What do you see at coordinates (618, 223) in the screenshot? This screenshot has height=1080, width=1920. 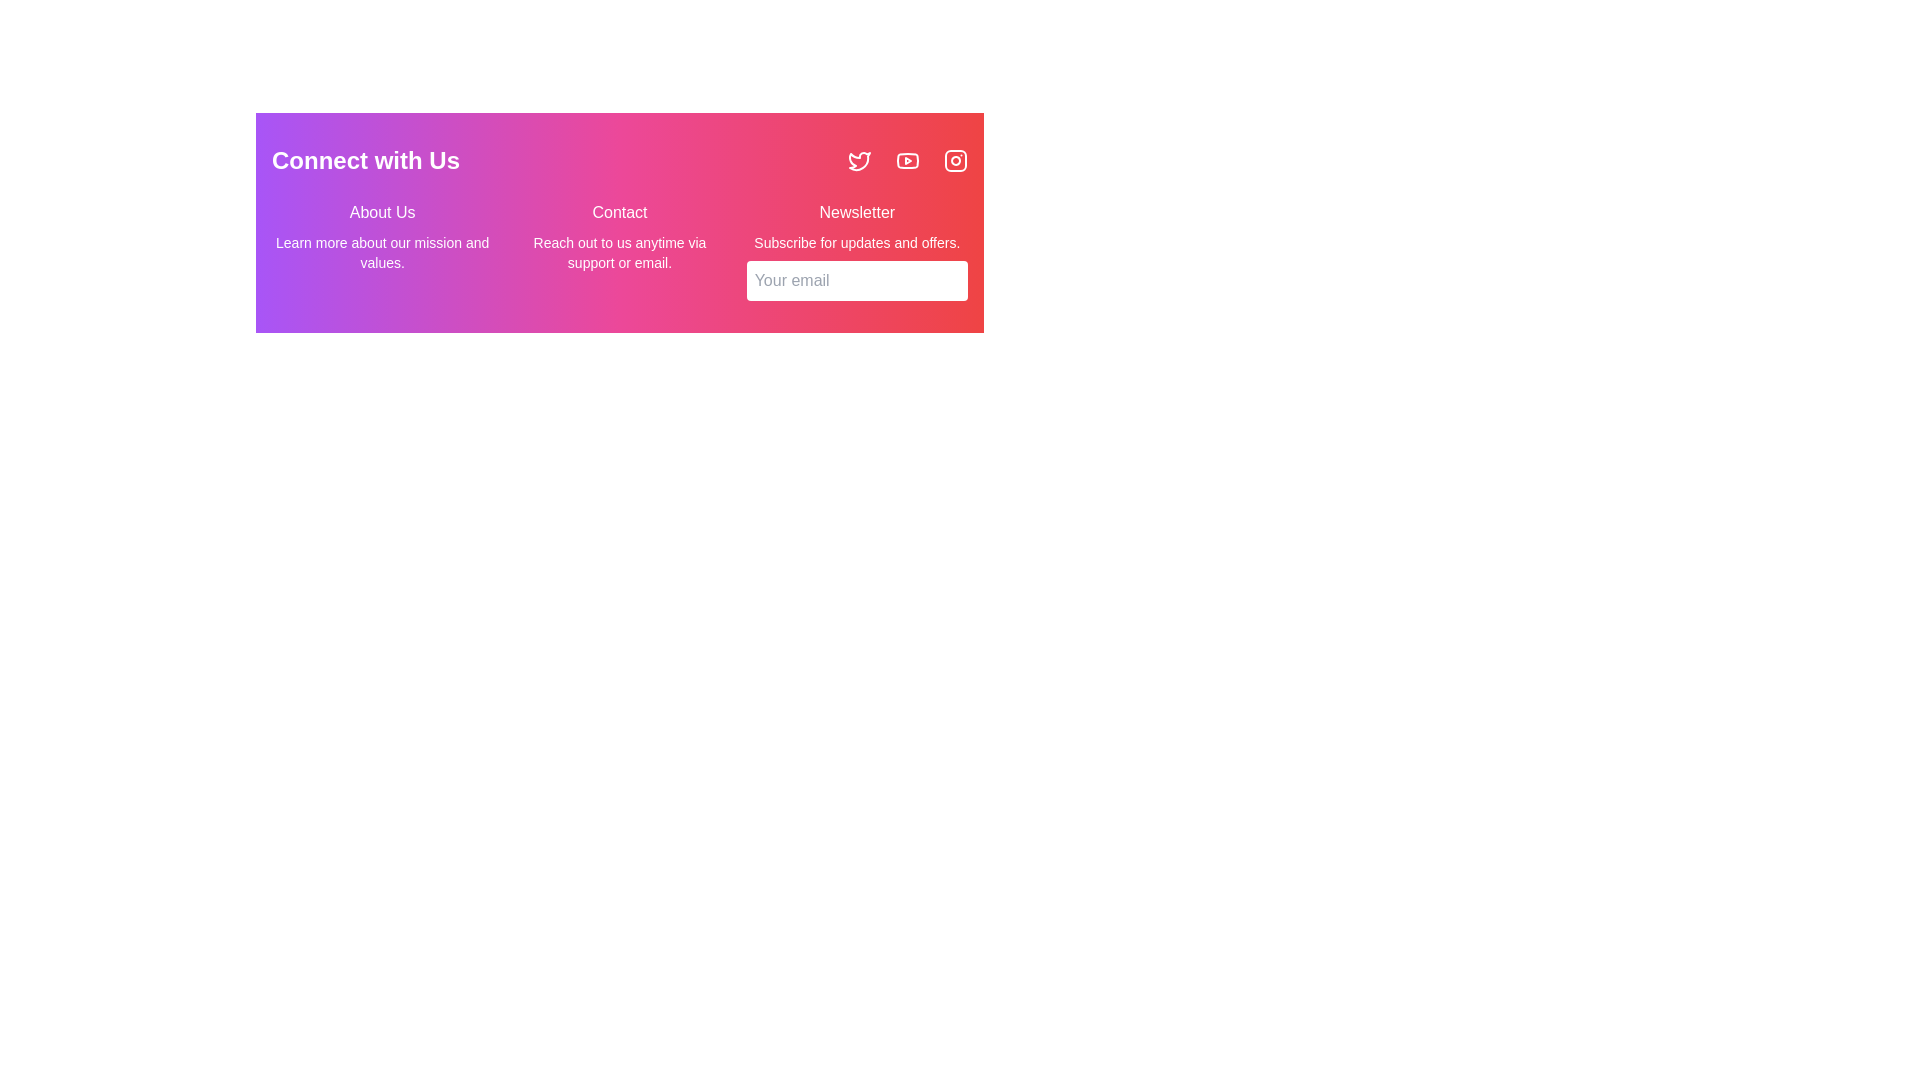 I see `the informational block titled 'Contact'` at bounding box center [618, 223].